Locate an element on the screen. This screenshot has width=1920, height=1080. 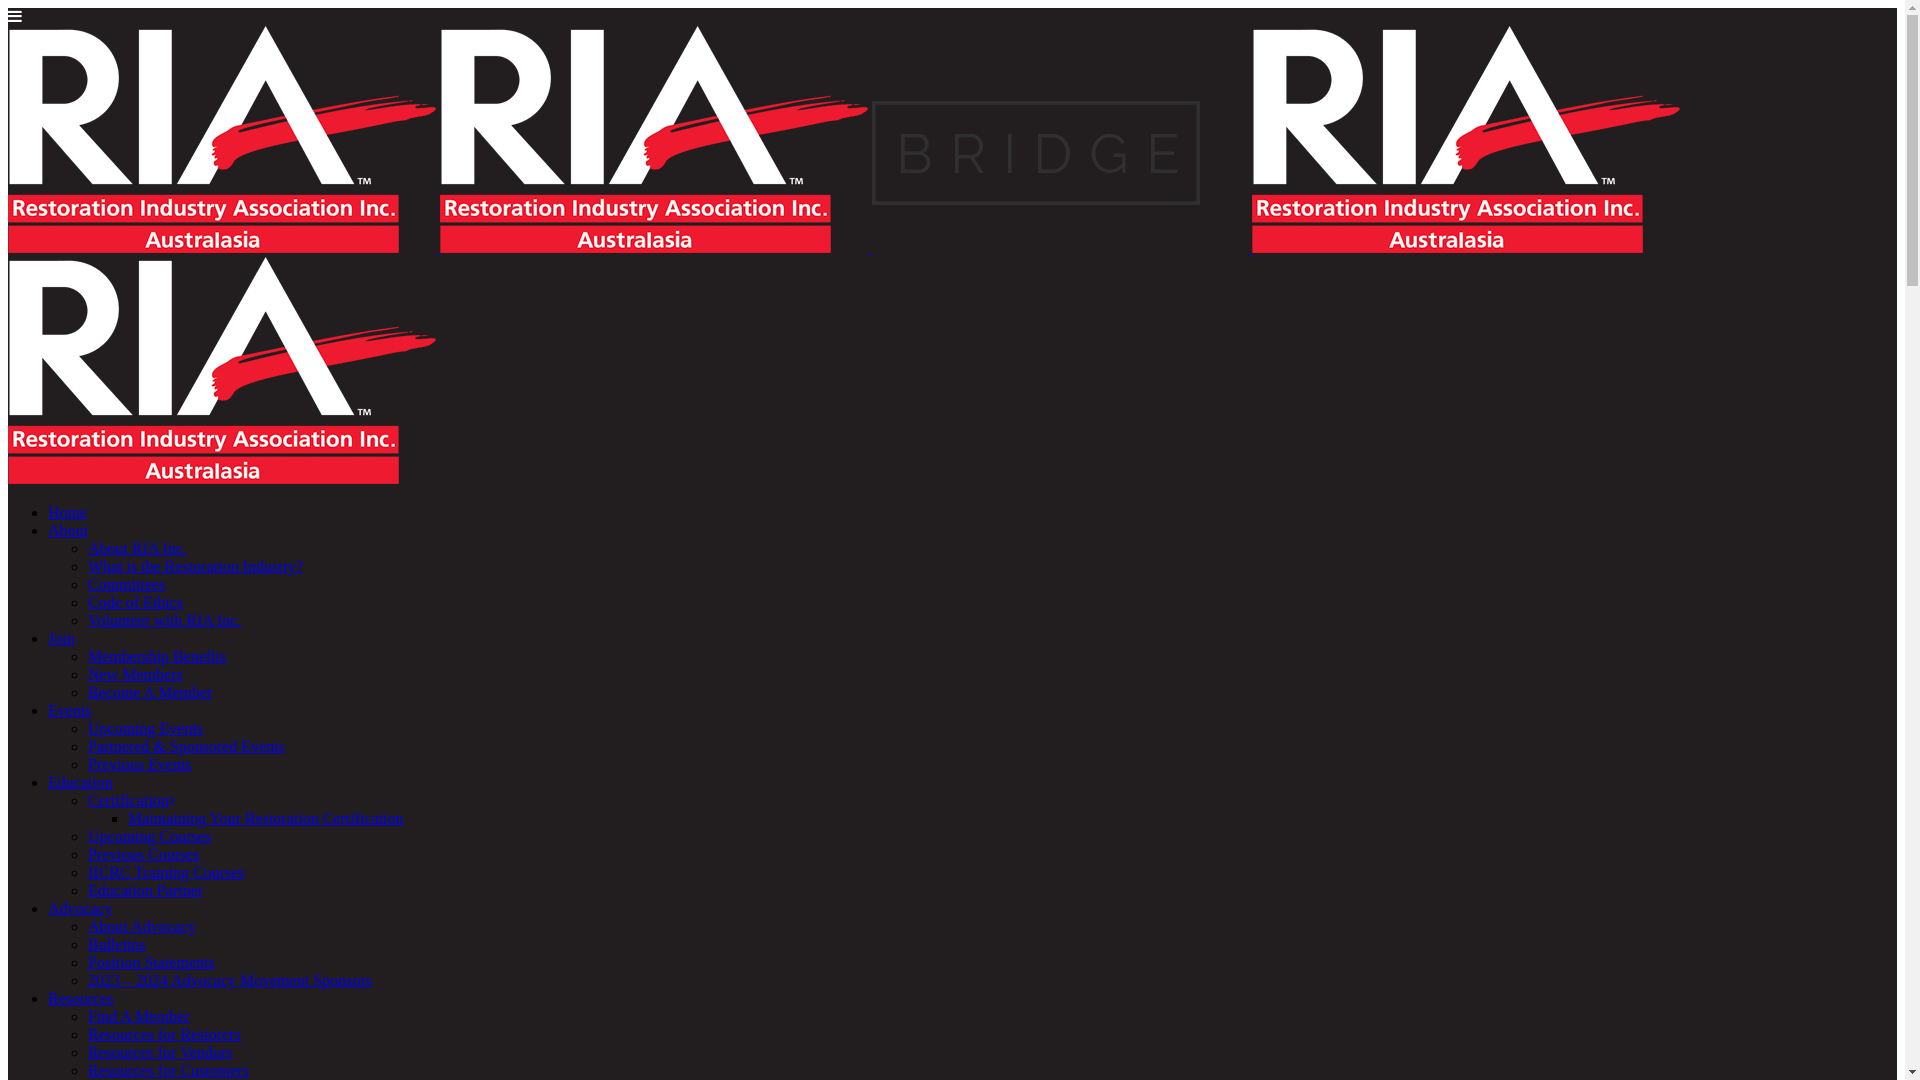
'Advocacy' is located at coordinates (80, 908).